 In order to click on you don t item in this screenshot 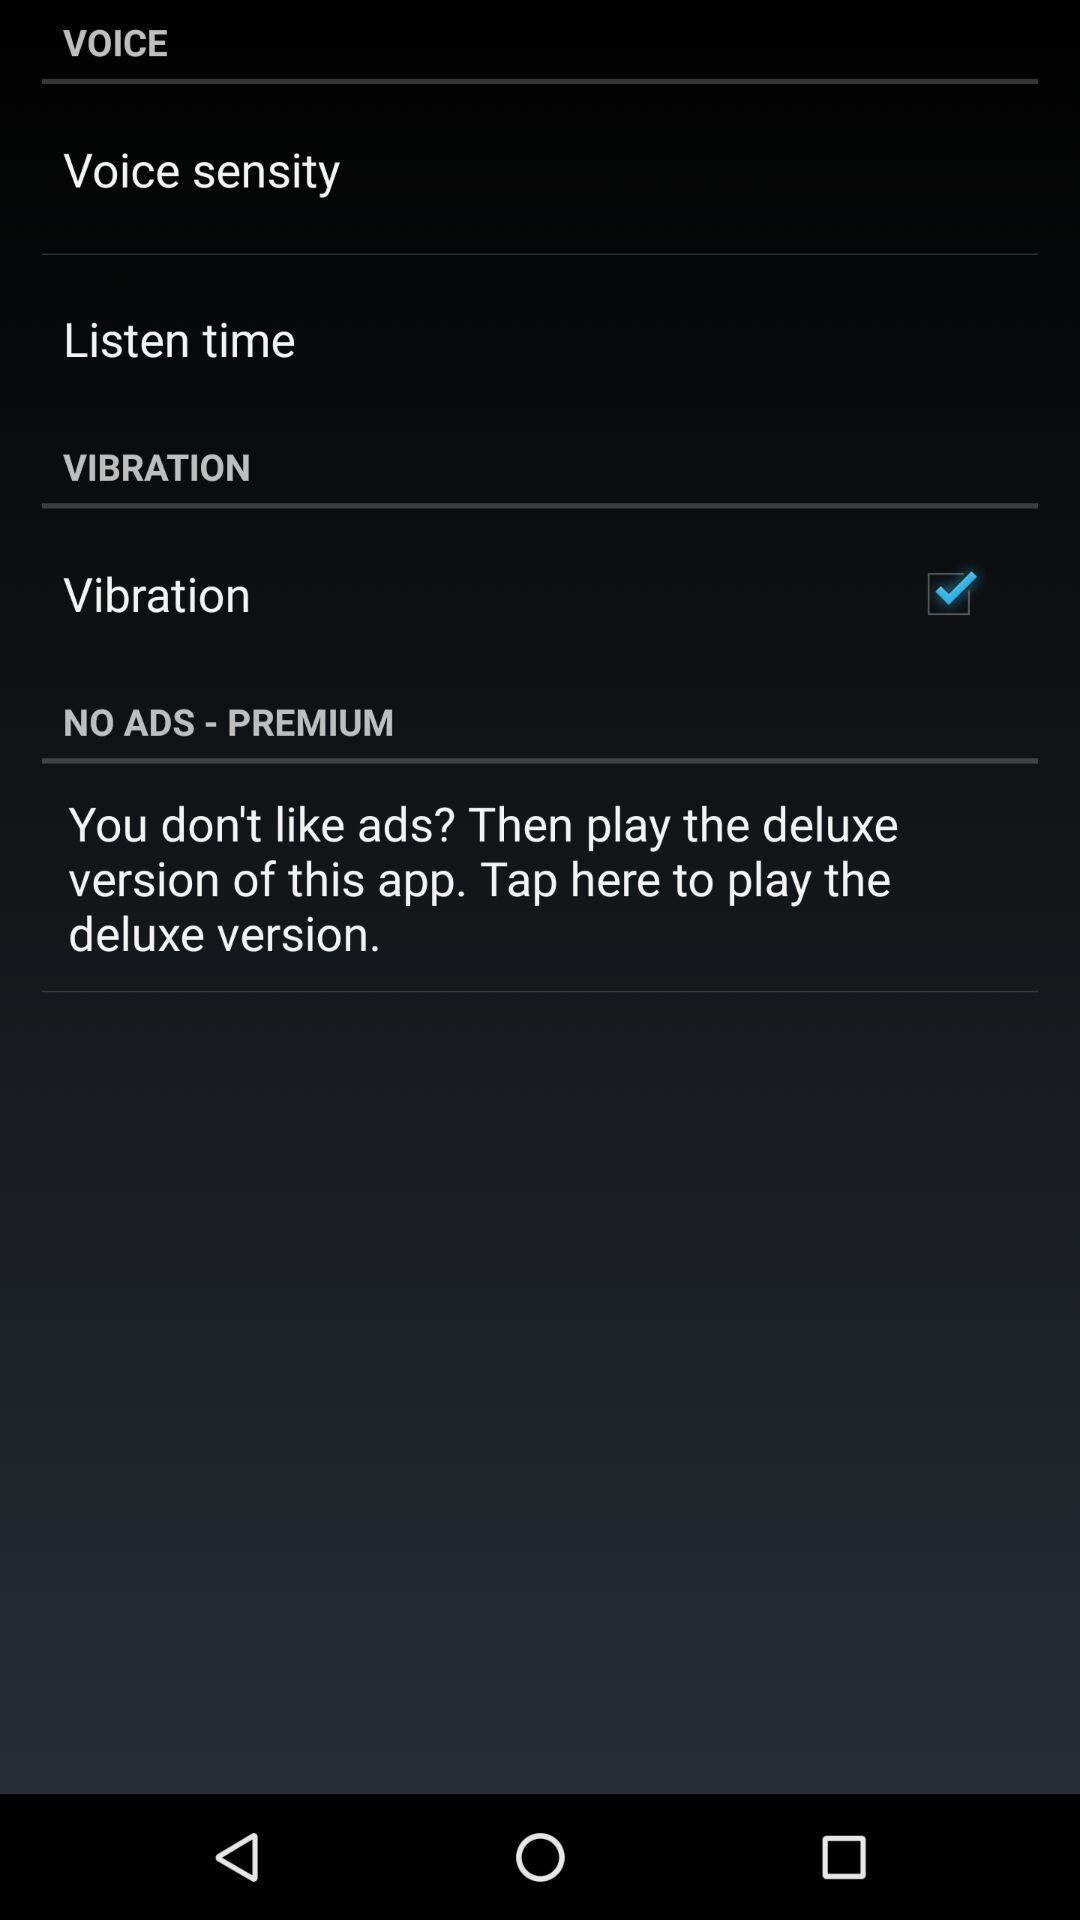, I will do `click(540, 877)`.